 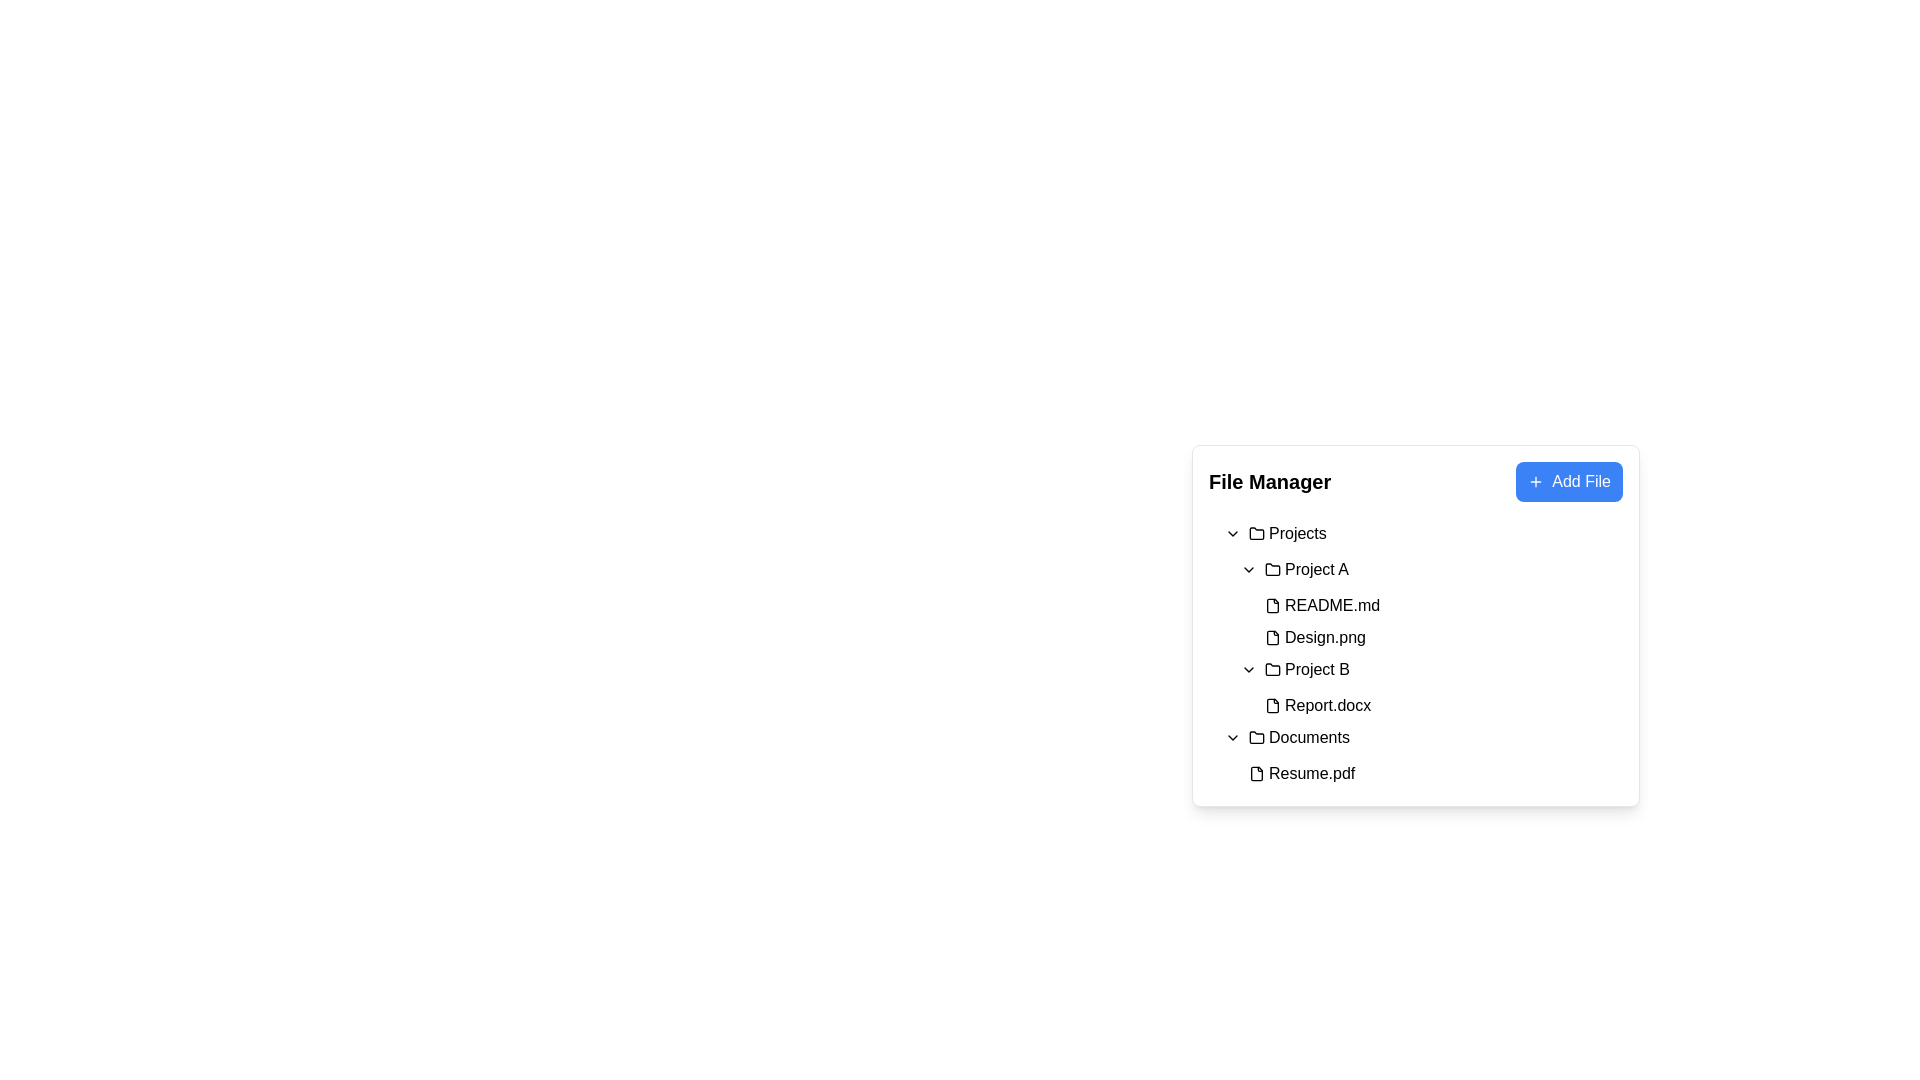 What do you see at coordinates (1299, 737) in the screenshot?
I see `the 'Documents' folder entry, which is represented by a folder icon and the text label 'Documents'` at bounding box center [1299, 737].